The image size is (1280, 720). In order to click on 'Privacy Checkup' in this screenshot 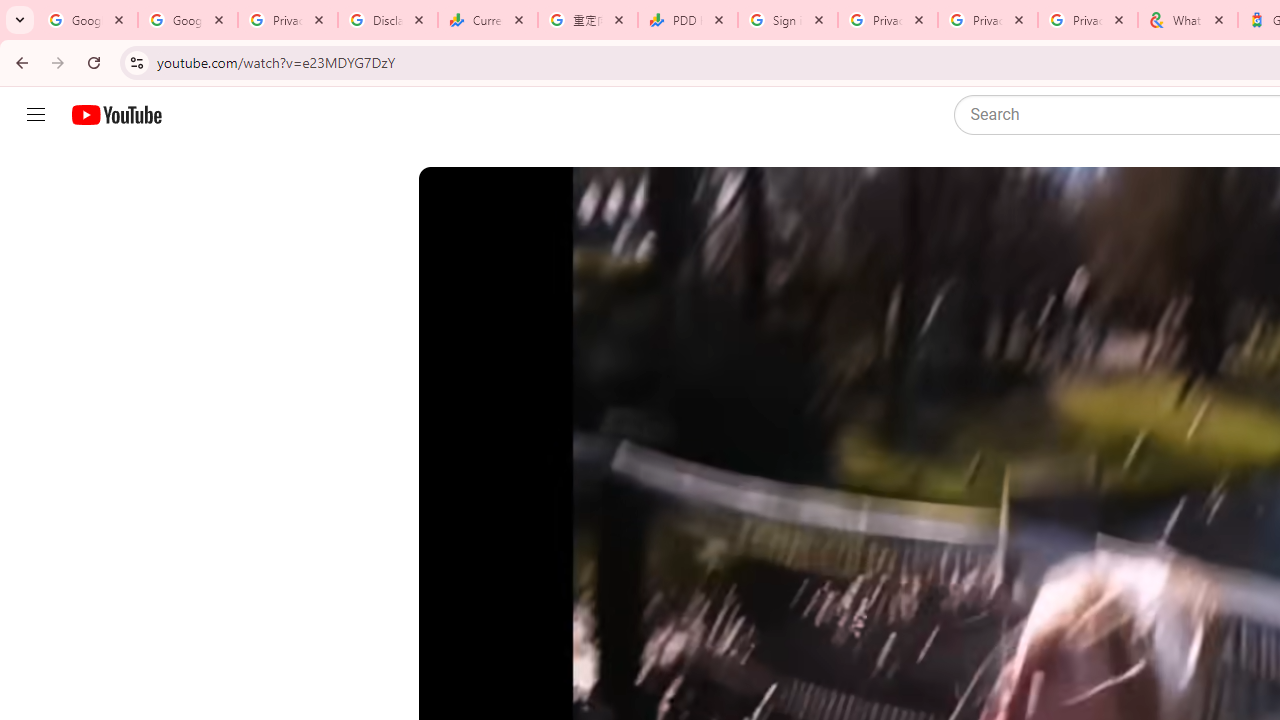, I will do `click(1087, 20)`.